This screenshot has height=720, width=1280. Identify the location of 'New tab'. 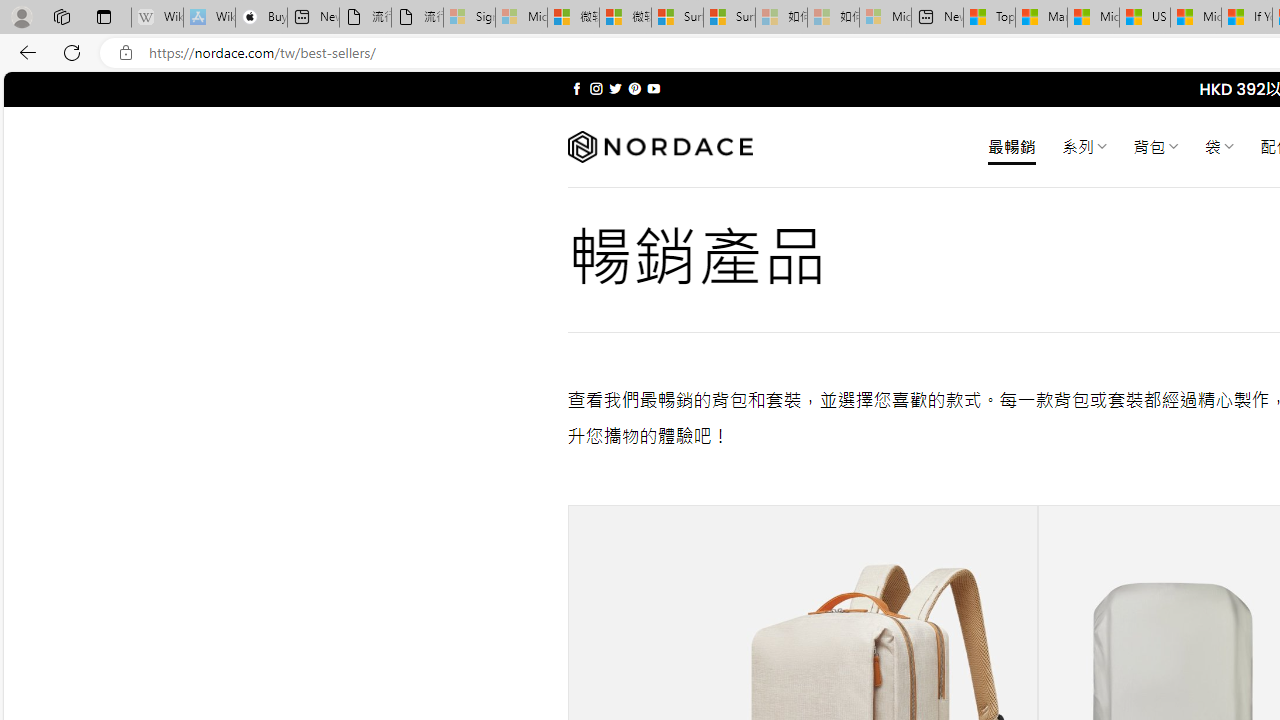
(935, 17).